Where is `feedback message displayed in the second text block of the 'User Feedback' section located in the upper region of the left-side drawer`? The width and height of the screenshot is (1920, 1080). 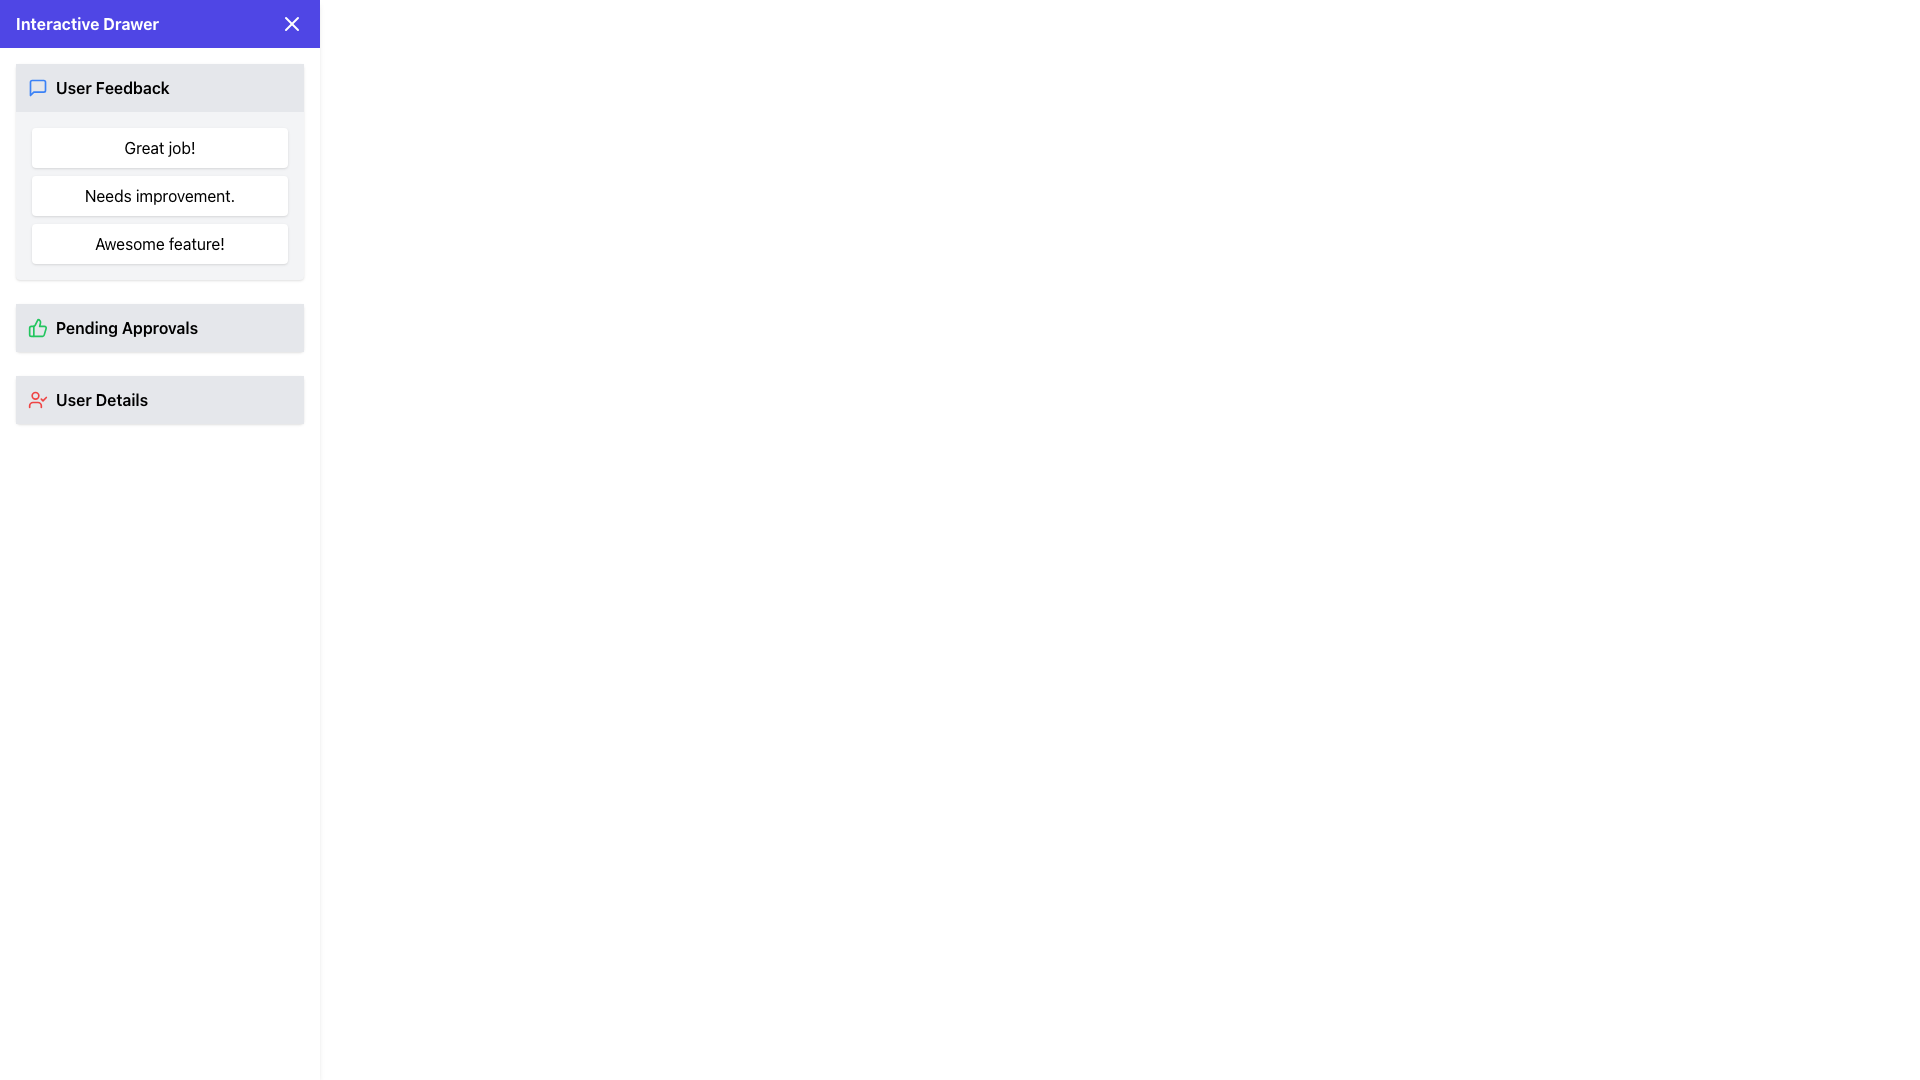 feedback message displayed in the second text block of the 'User Feedback' section located in the upper region of the left-side drawer is located at coordinates (158, 196).